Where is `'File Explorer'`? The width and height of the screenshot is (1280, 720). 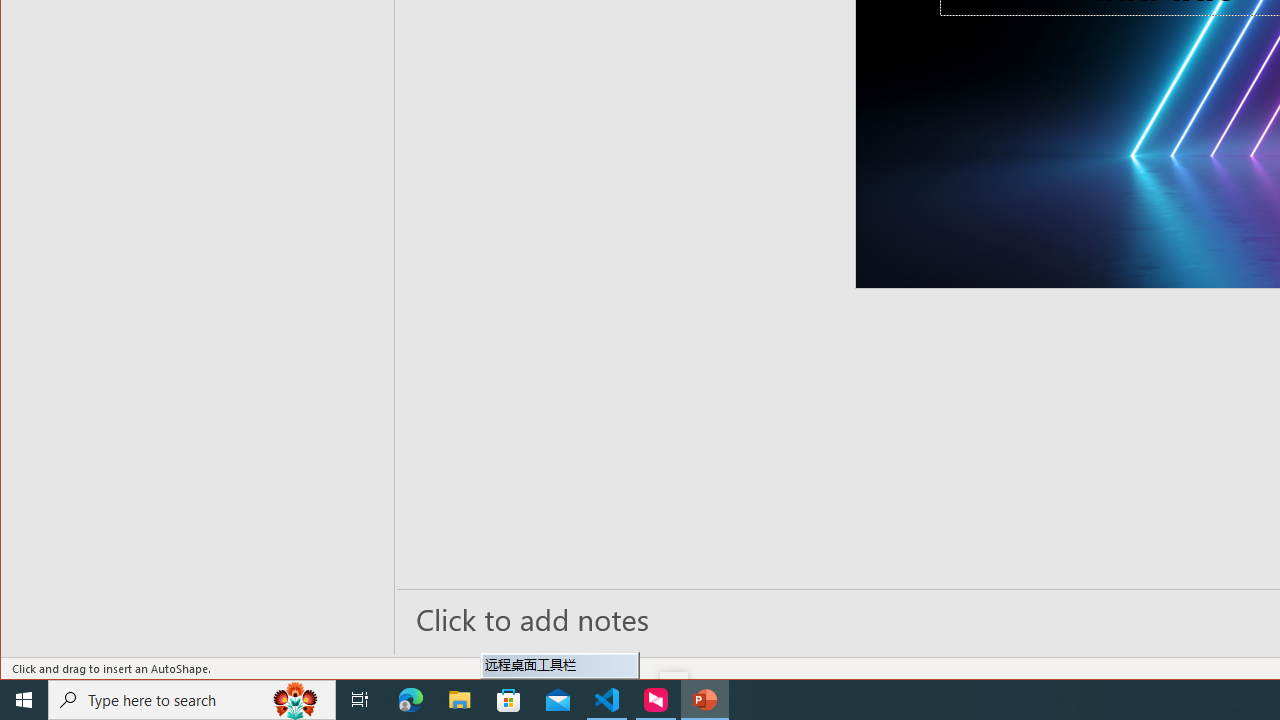
'File Explorer' is located at coordinates (459, 698).